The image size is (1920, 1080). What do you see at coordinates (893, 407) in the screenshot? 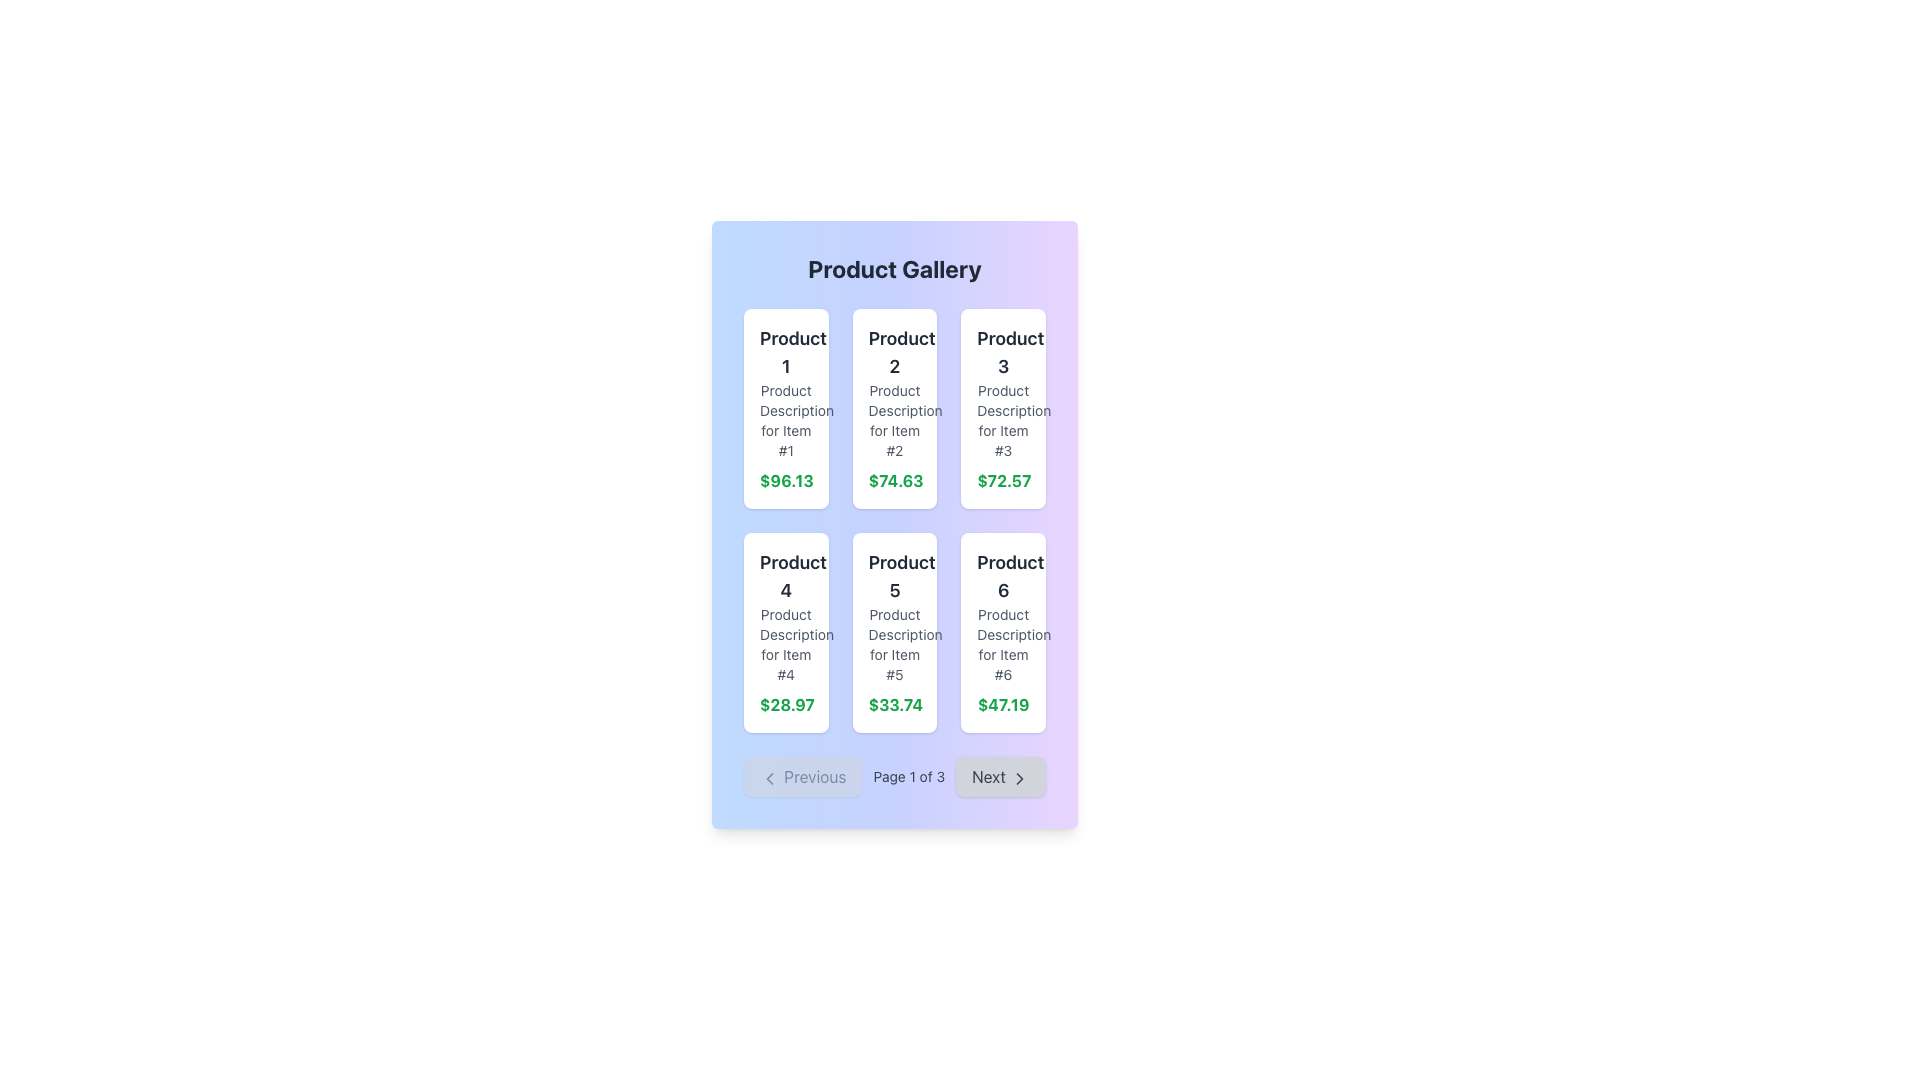
I see `the product card showcasing details about 'Product 2' in the second column of the first row of a 3x2 grid layout` at bounding box center [893, 407].